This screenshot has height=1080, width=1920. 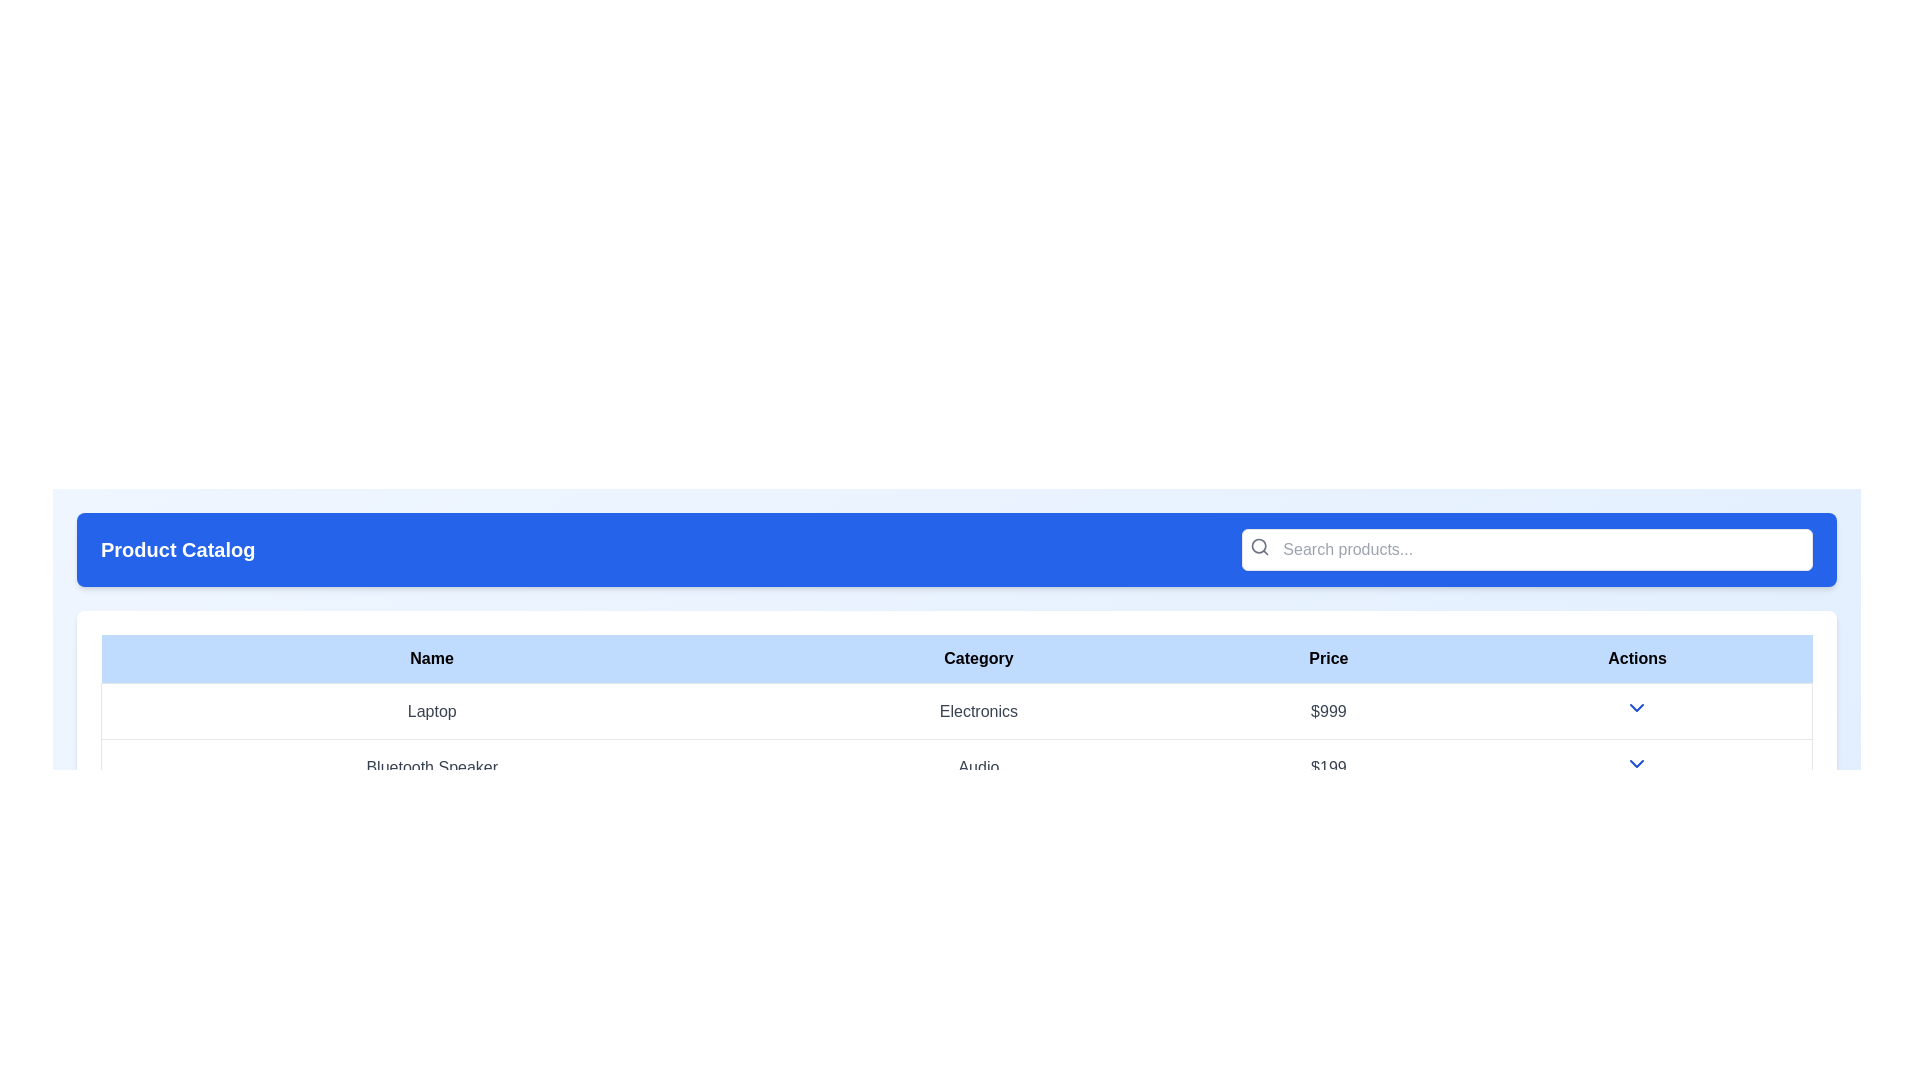 What do you see at coordinates (1637, 766) in the screenshot?
I see `the dropdown toggle indicator in the 'Actions' column of the 'Bluetooth Speaker' product row` at bounding box center [1637, 766].